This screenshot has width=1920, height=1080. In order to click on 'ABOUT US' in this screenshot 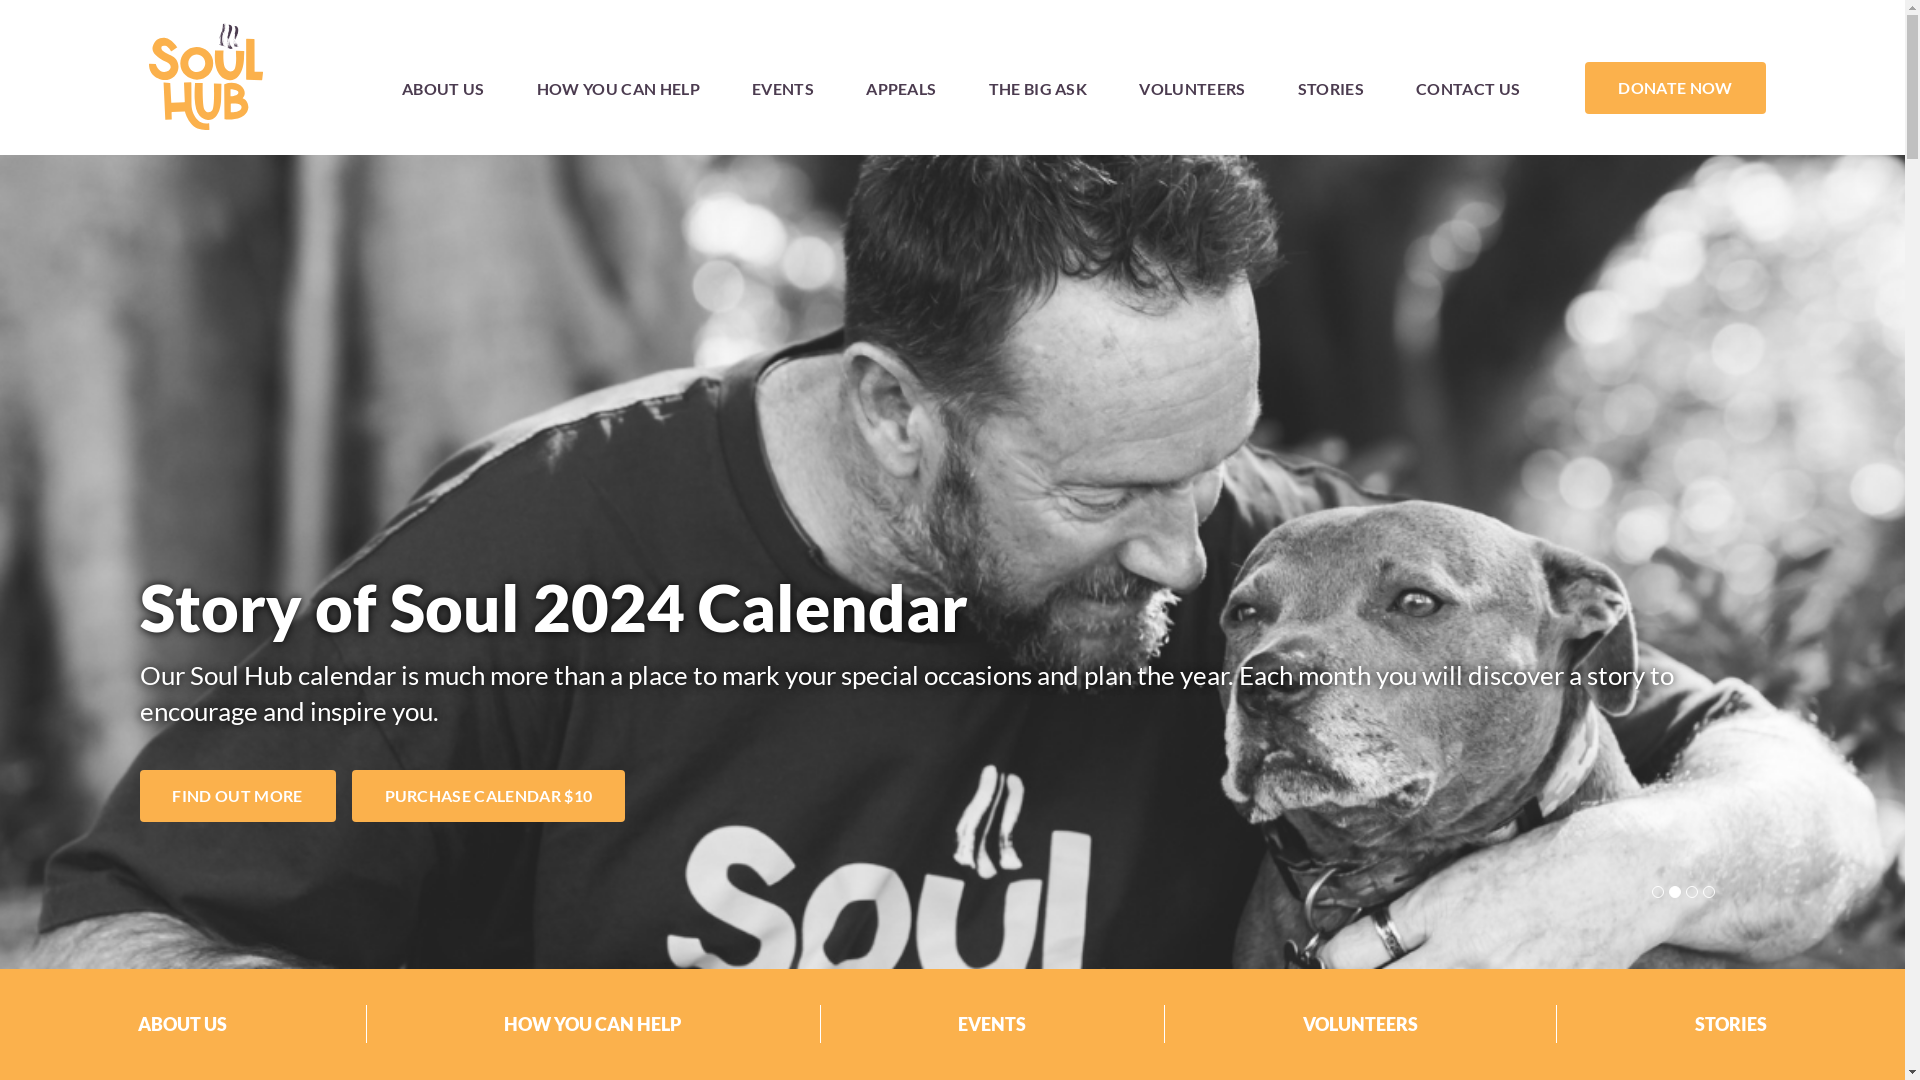, I will do `click(375, 86)`.